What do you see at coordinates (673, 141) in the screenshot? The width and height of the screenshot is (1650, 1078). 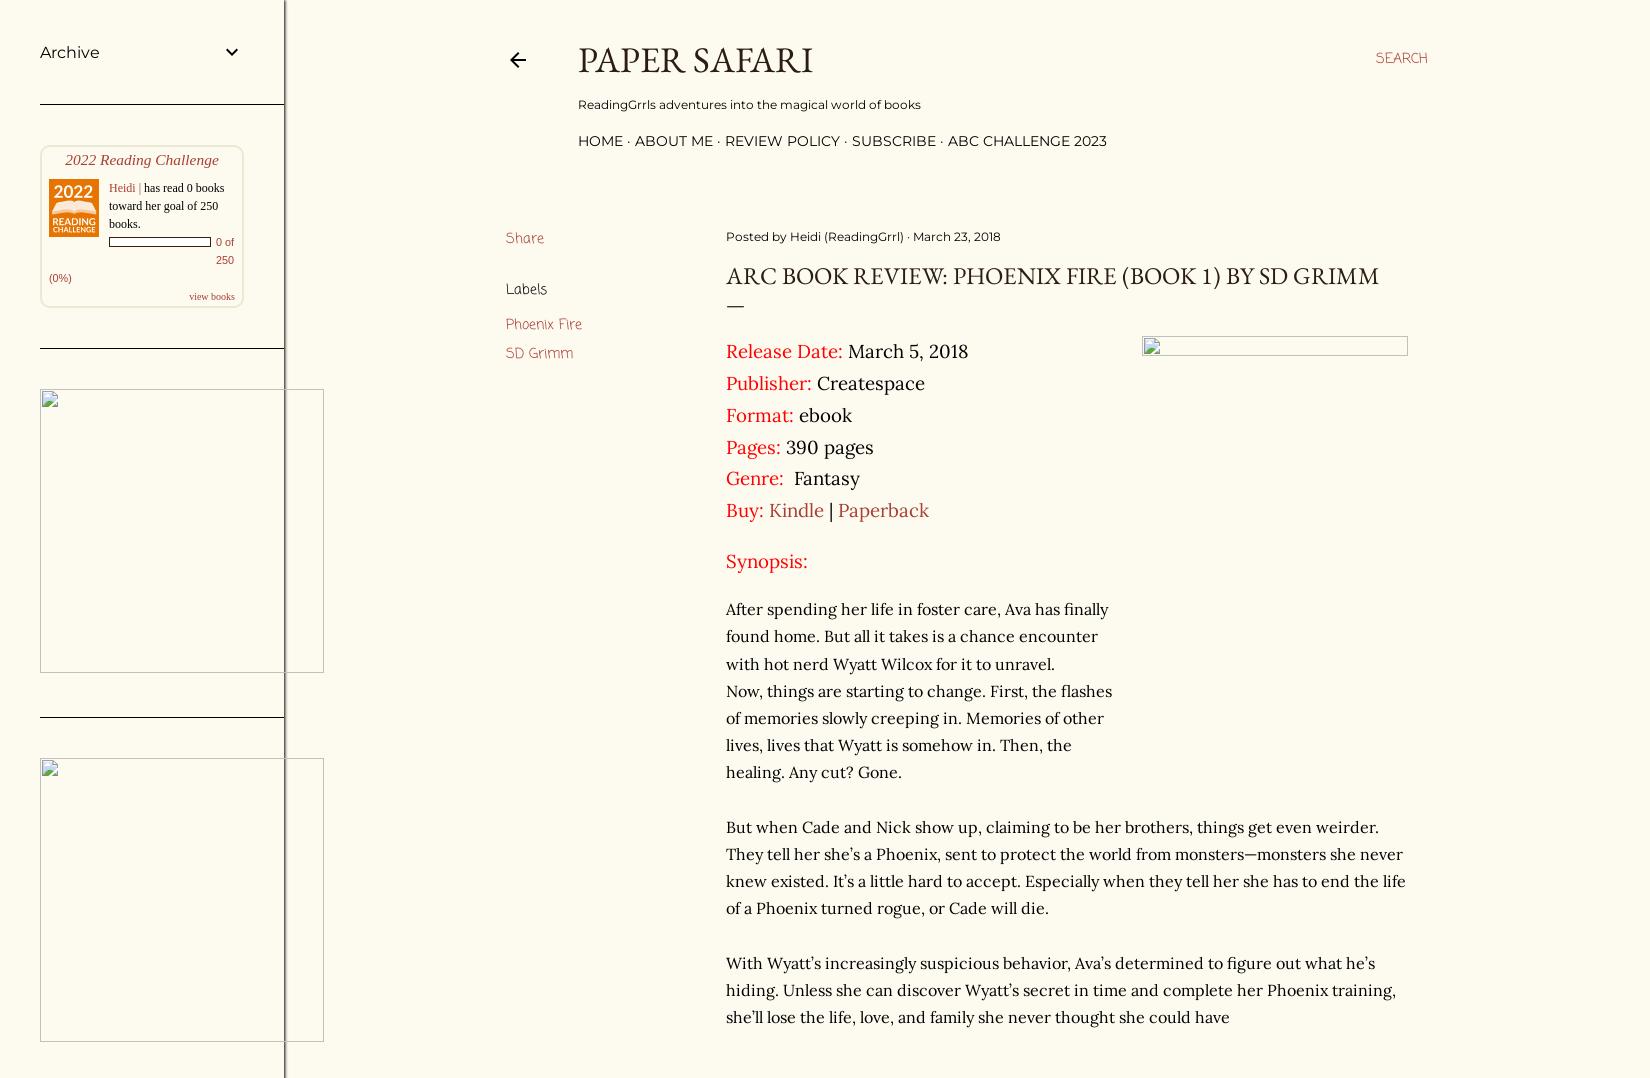 I see `'About Me'` at bounding box center [673, 141].